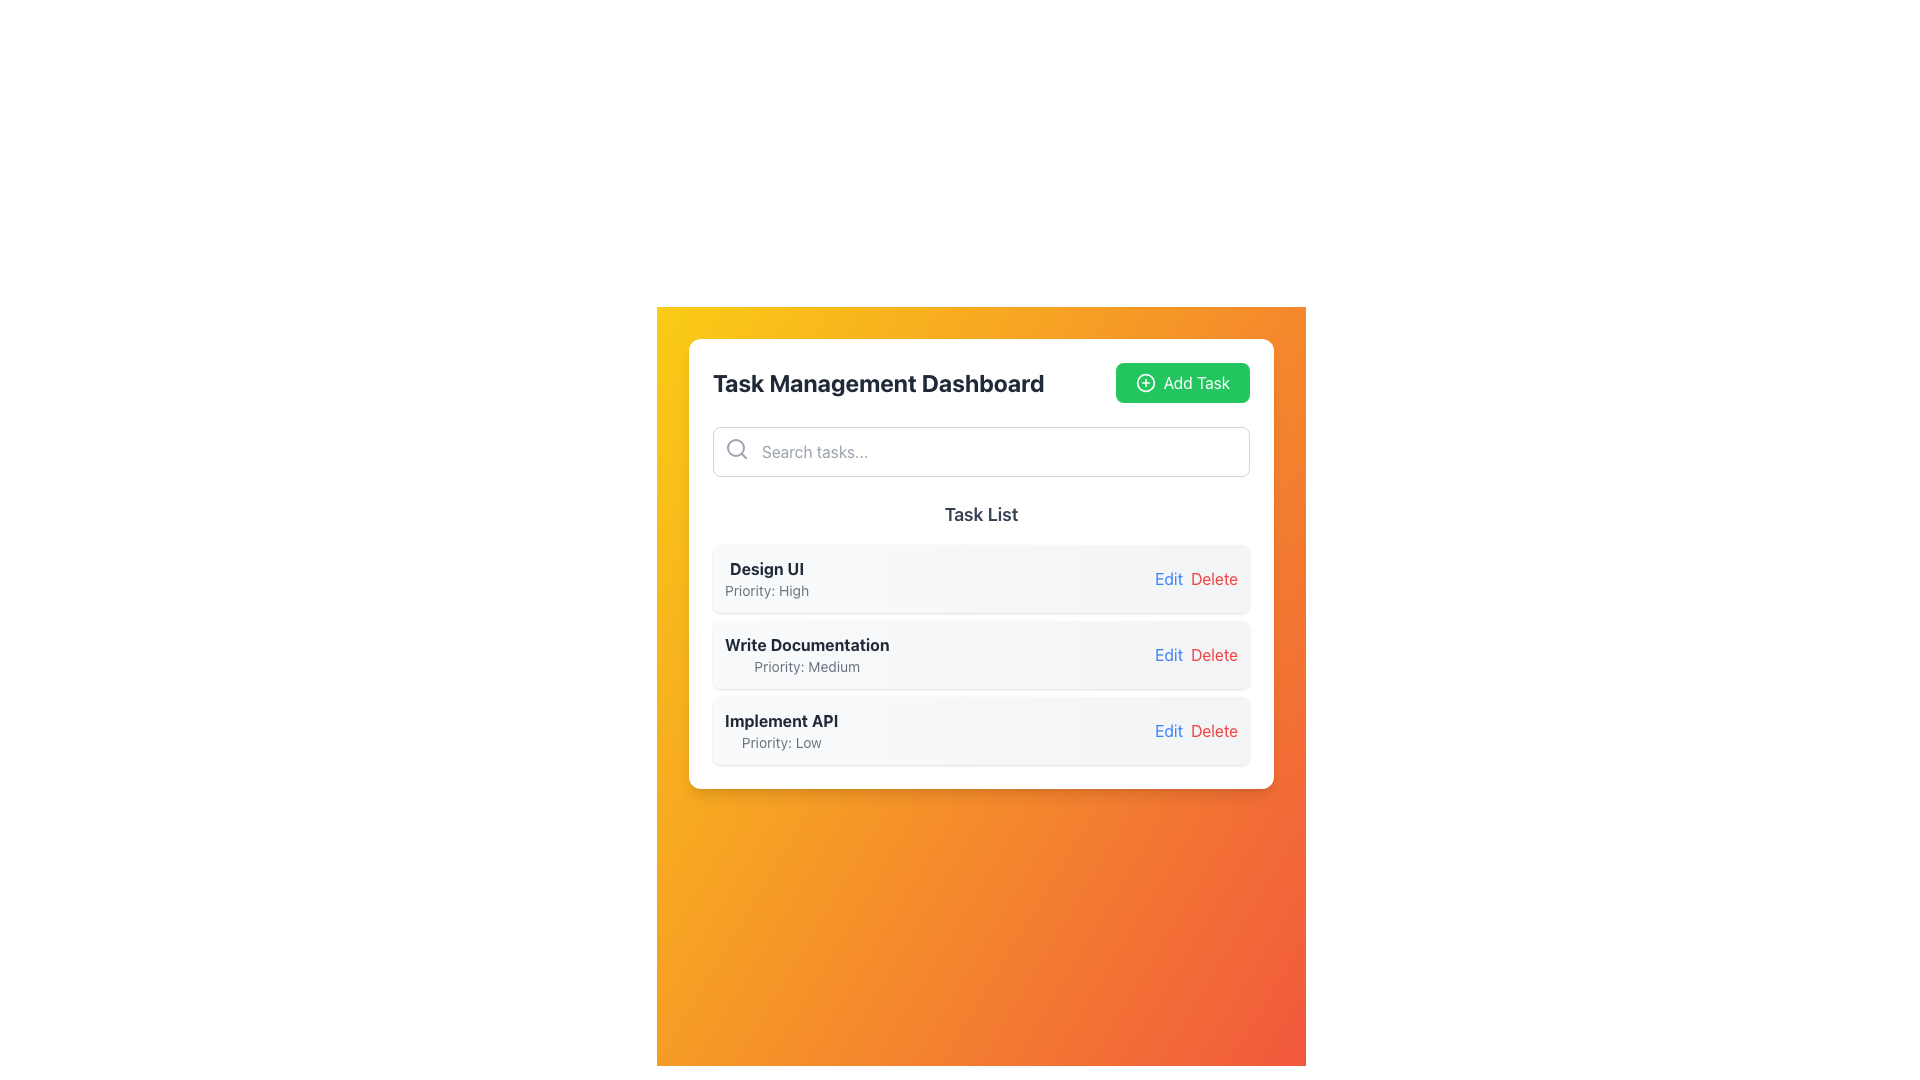  Describe the element at coordinates (807, 644) in the screenshot. I see `the text element reading 'Write Documentation', styled in bold and dark gray, from its current position` at that location.